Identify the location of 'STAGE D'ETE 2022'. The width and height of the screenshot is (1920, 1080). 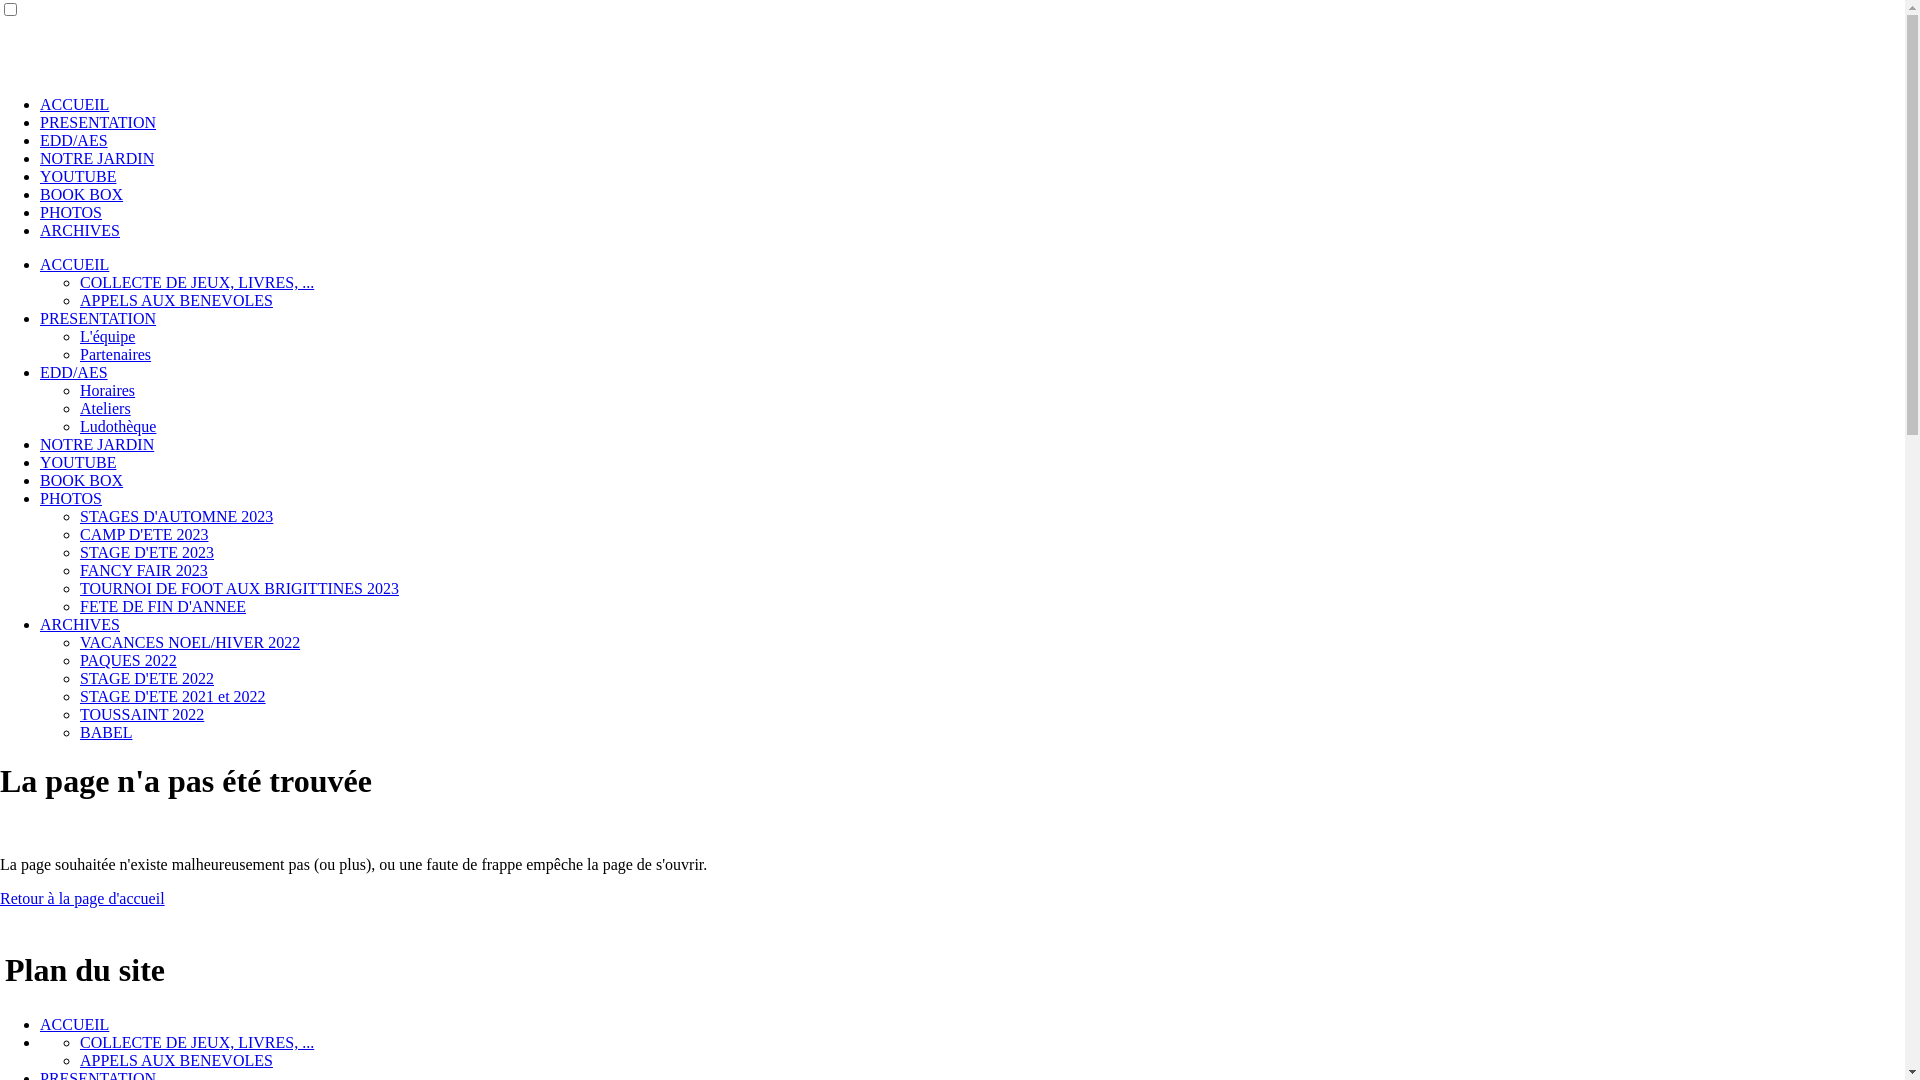
(146, 677).